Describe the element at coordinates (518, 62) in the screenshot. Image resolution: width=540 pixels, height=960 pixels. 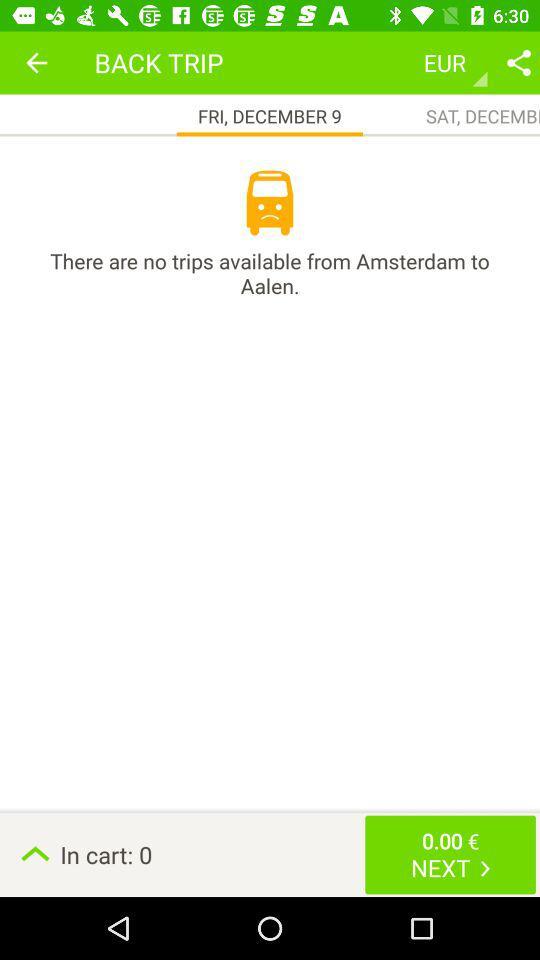
I see `share` at that location.